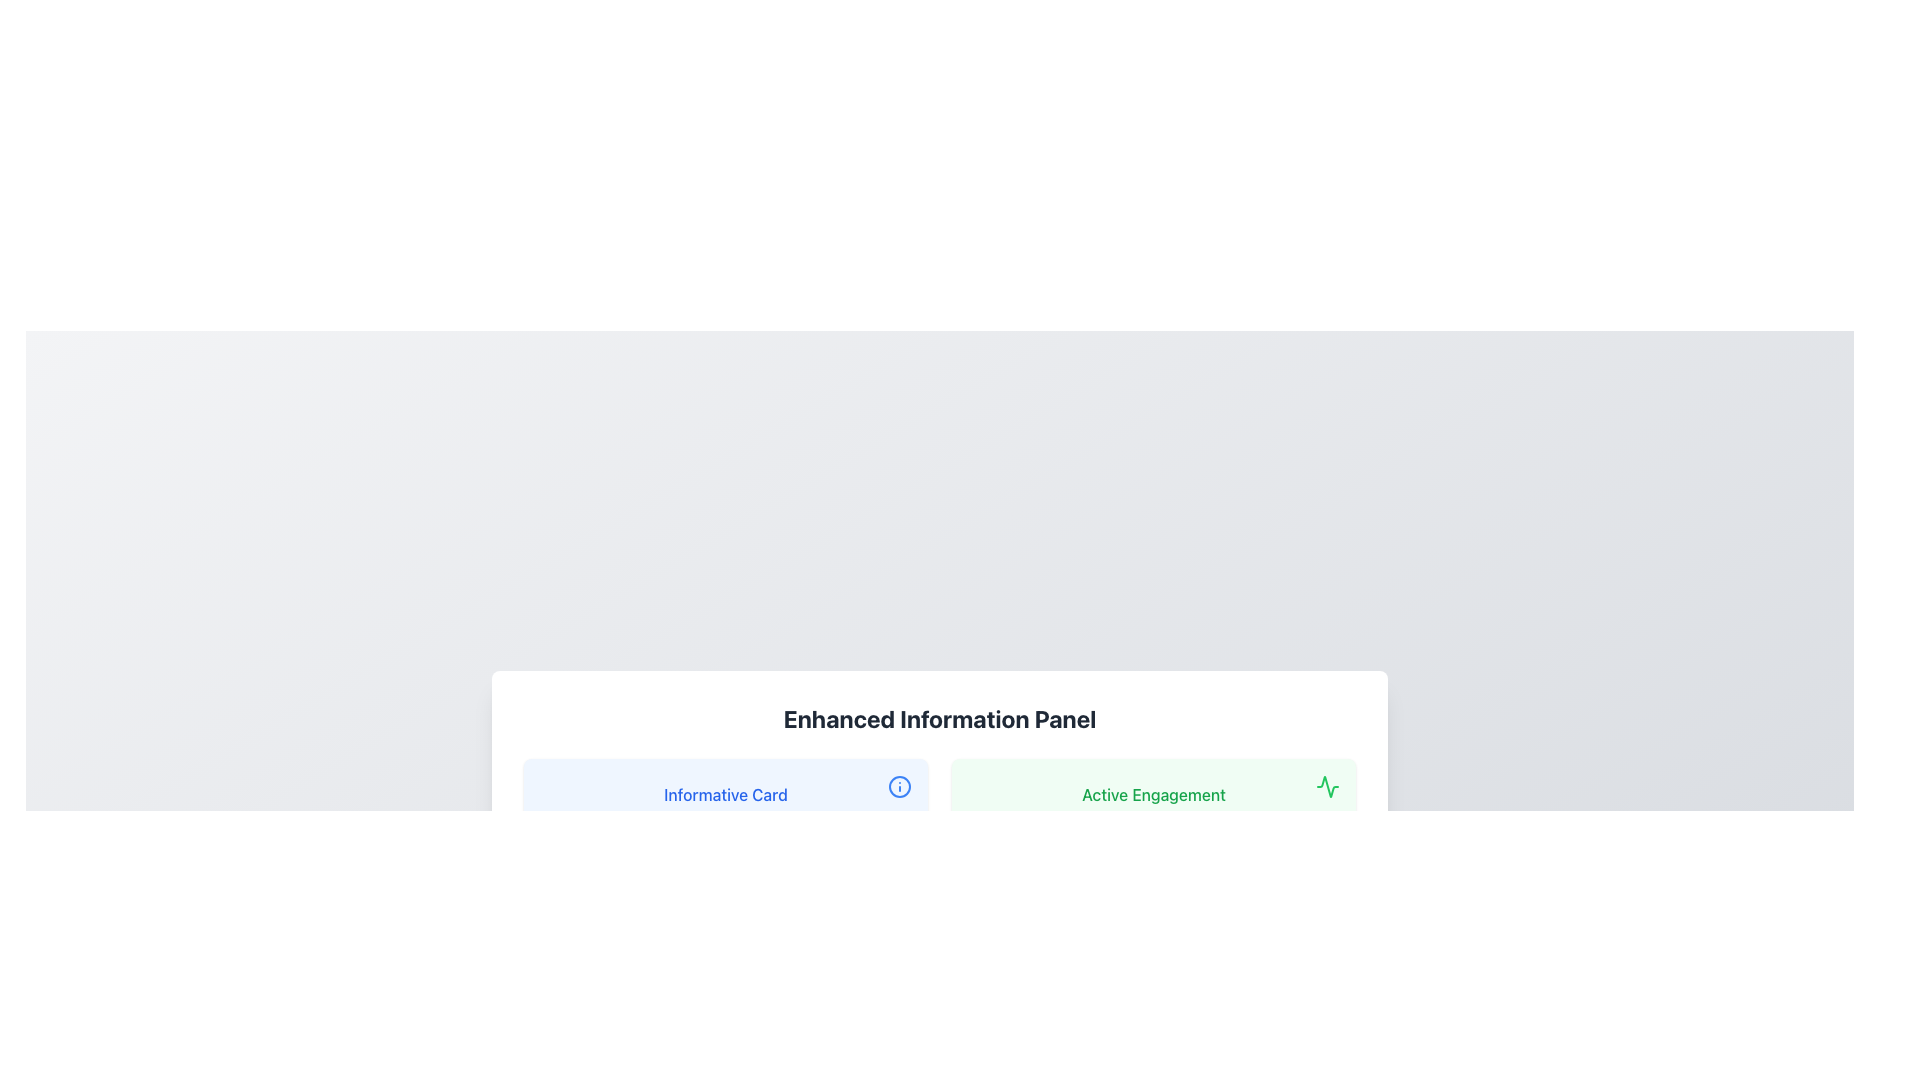 The width and height of the screenshot is (1920, 1080). I want to click on the Icon located within the 'Active Engagement' button, which serves a decorative or functional role, positioned to the right of the text label, so click(1328, 785).